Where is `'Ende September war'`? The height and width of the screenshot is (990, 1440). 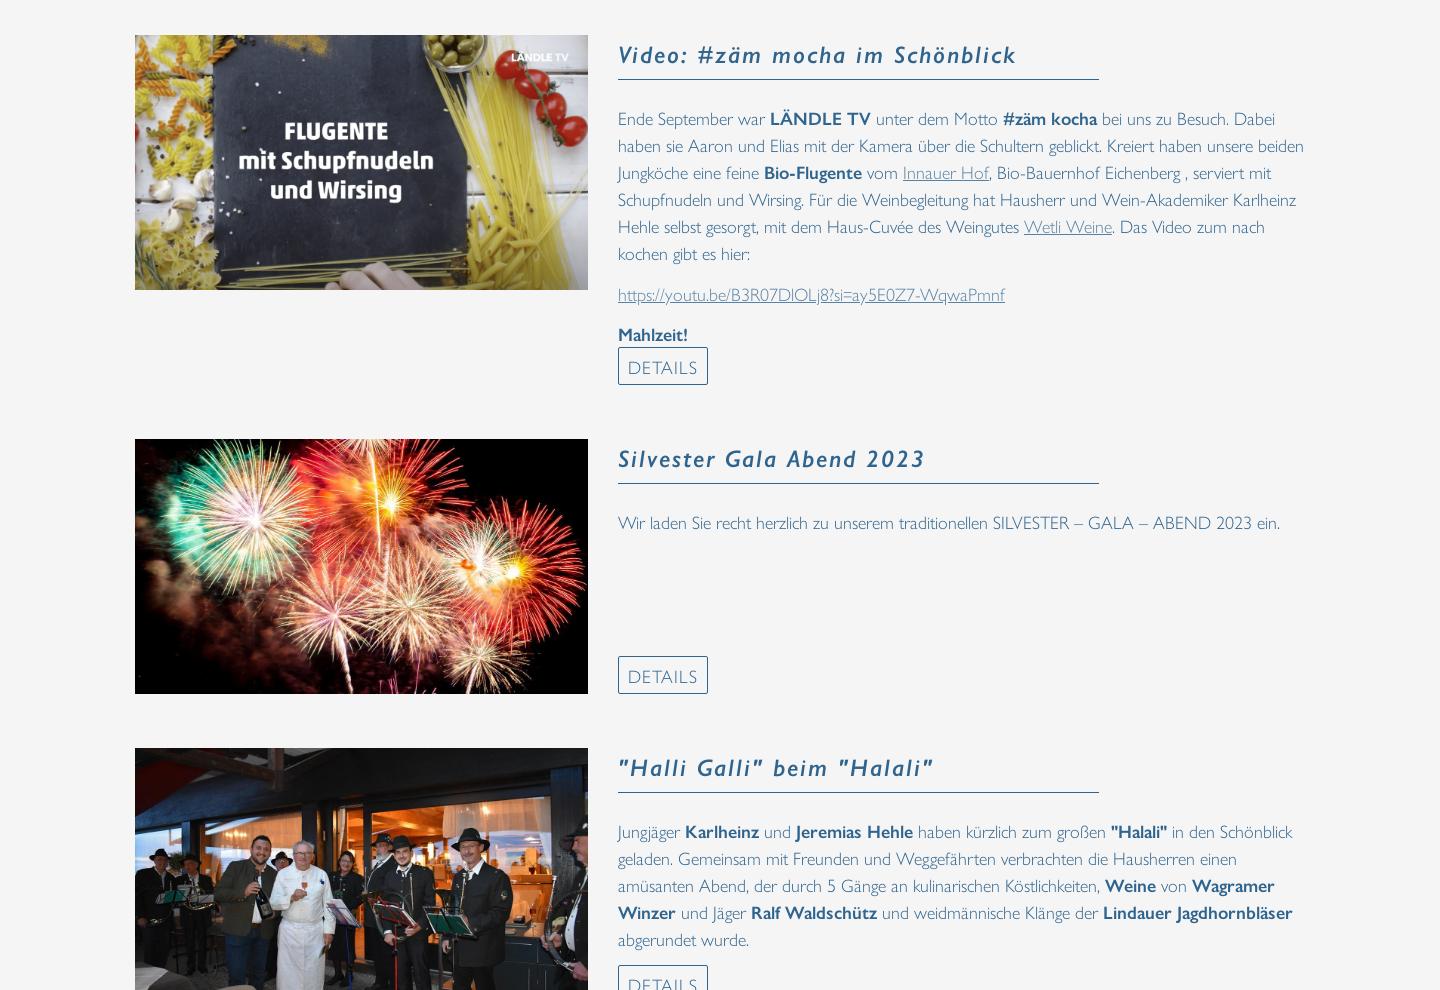 'Ende September war' is located at coordinates (693, 116).